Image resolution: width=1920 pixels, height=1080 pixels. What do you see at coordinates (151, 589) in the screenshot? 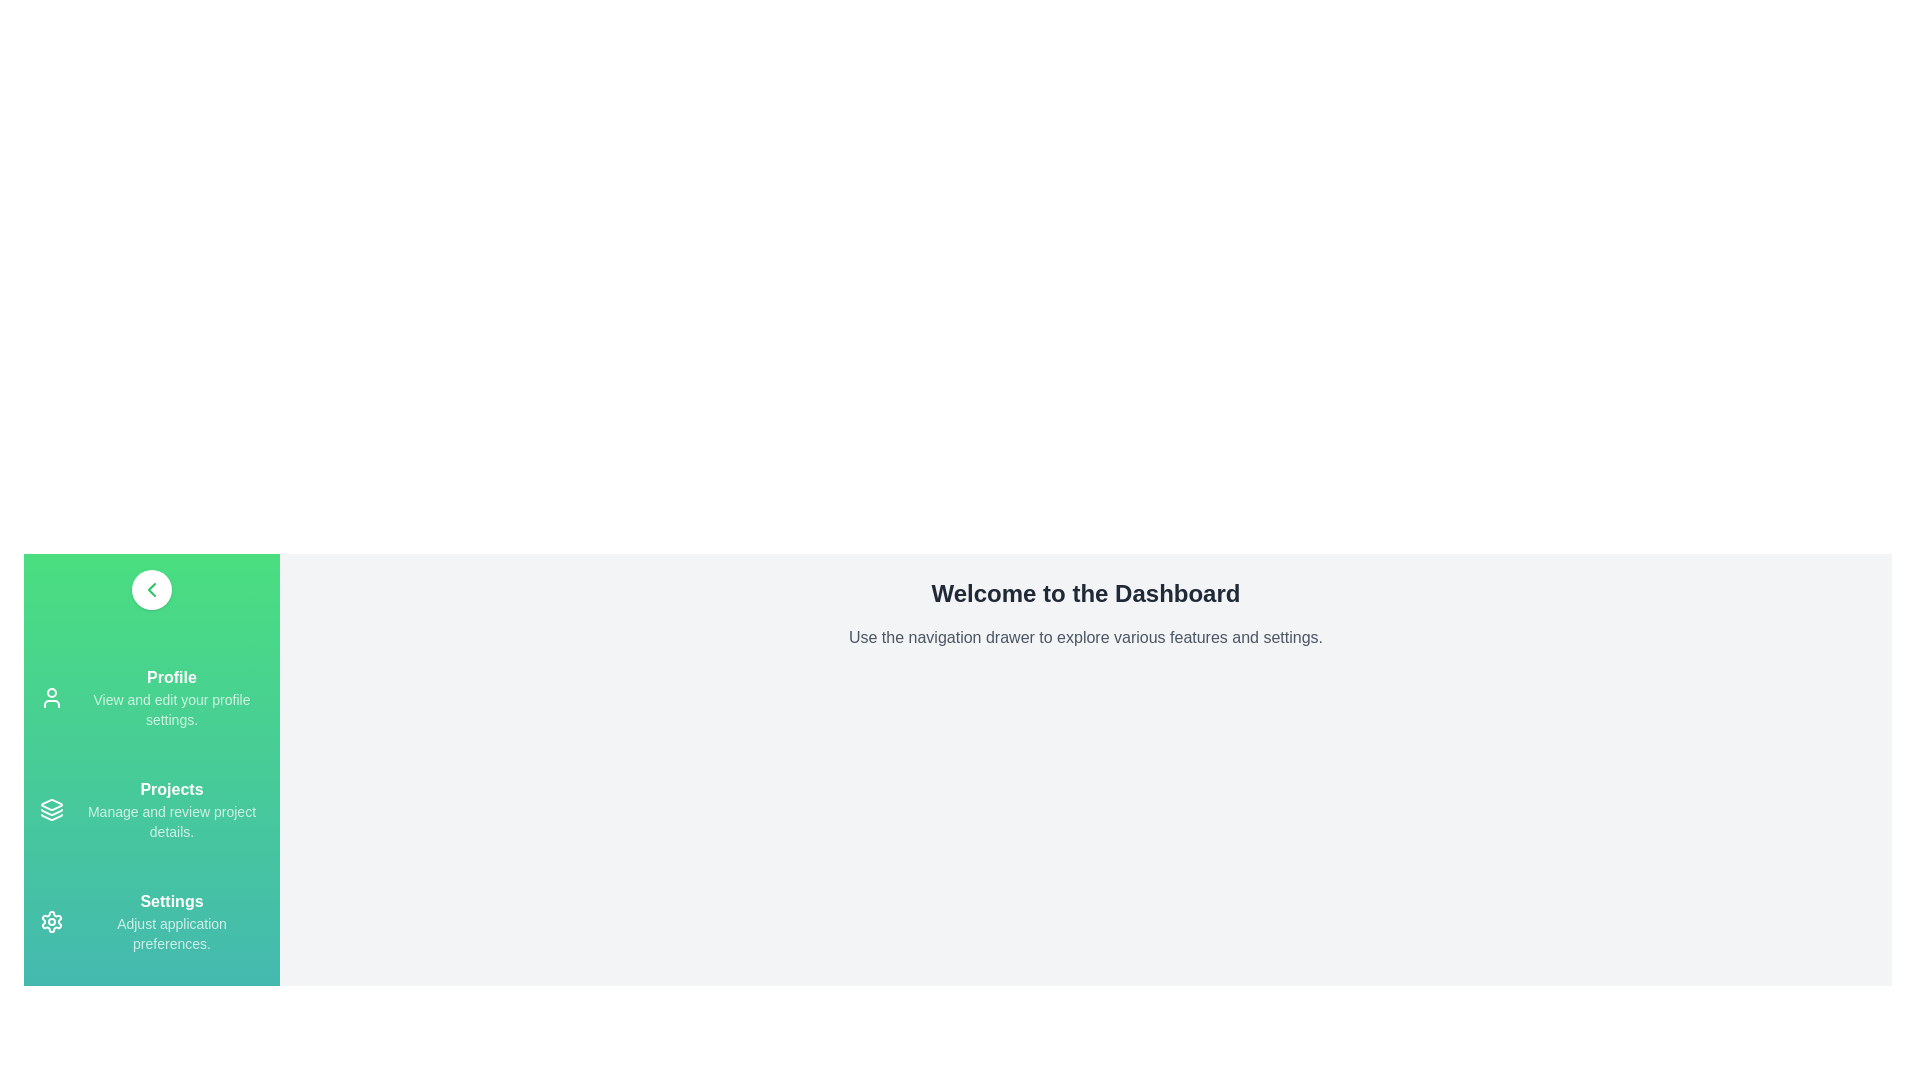
I see `the navigation drawer toggle button to toggle the drawer state` at bounding box center [151, 589].